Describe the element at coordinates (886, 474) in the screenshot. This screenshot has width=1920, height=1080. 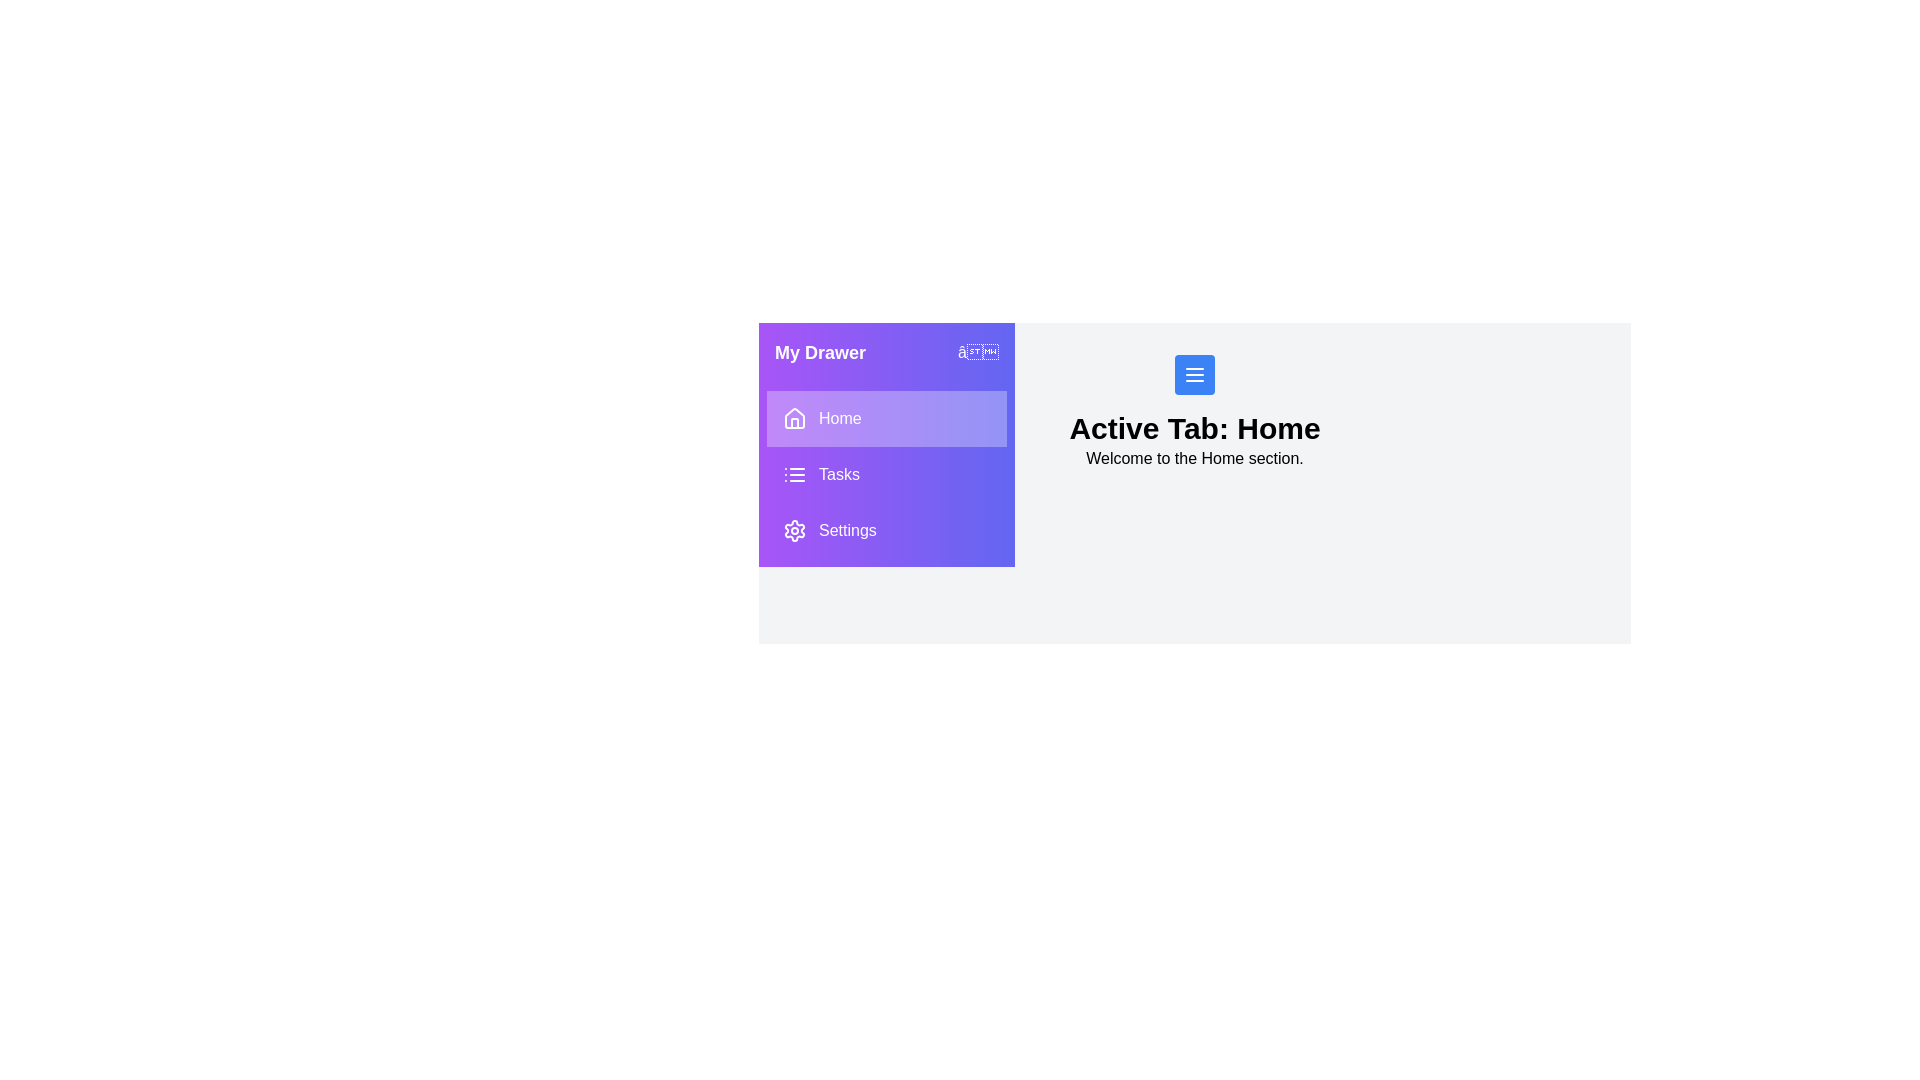
I see `the tab Tasks from the drawer menu` at that location.